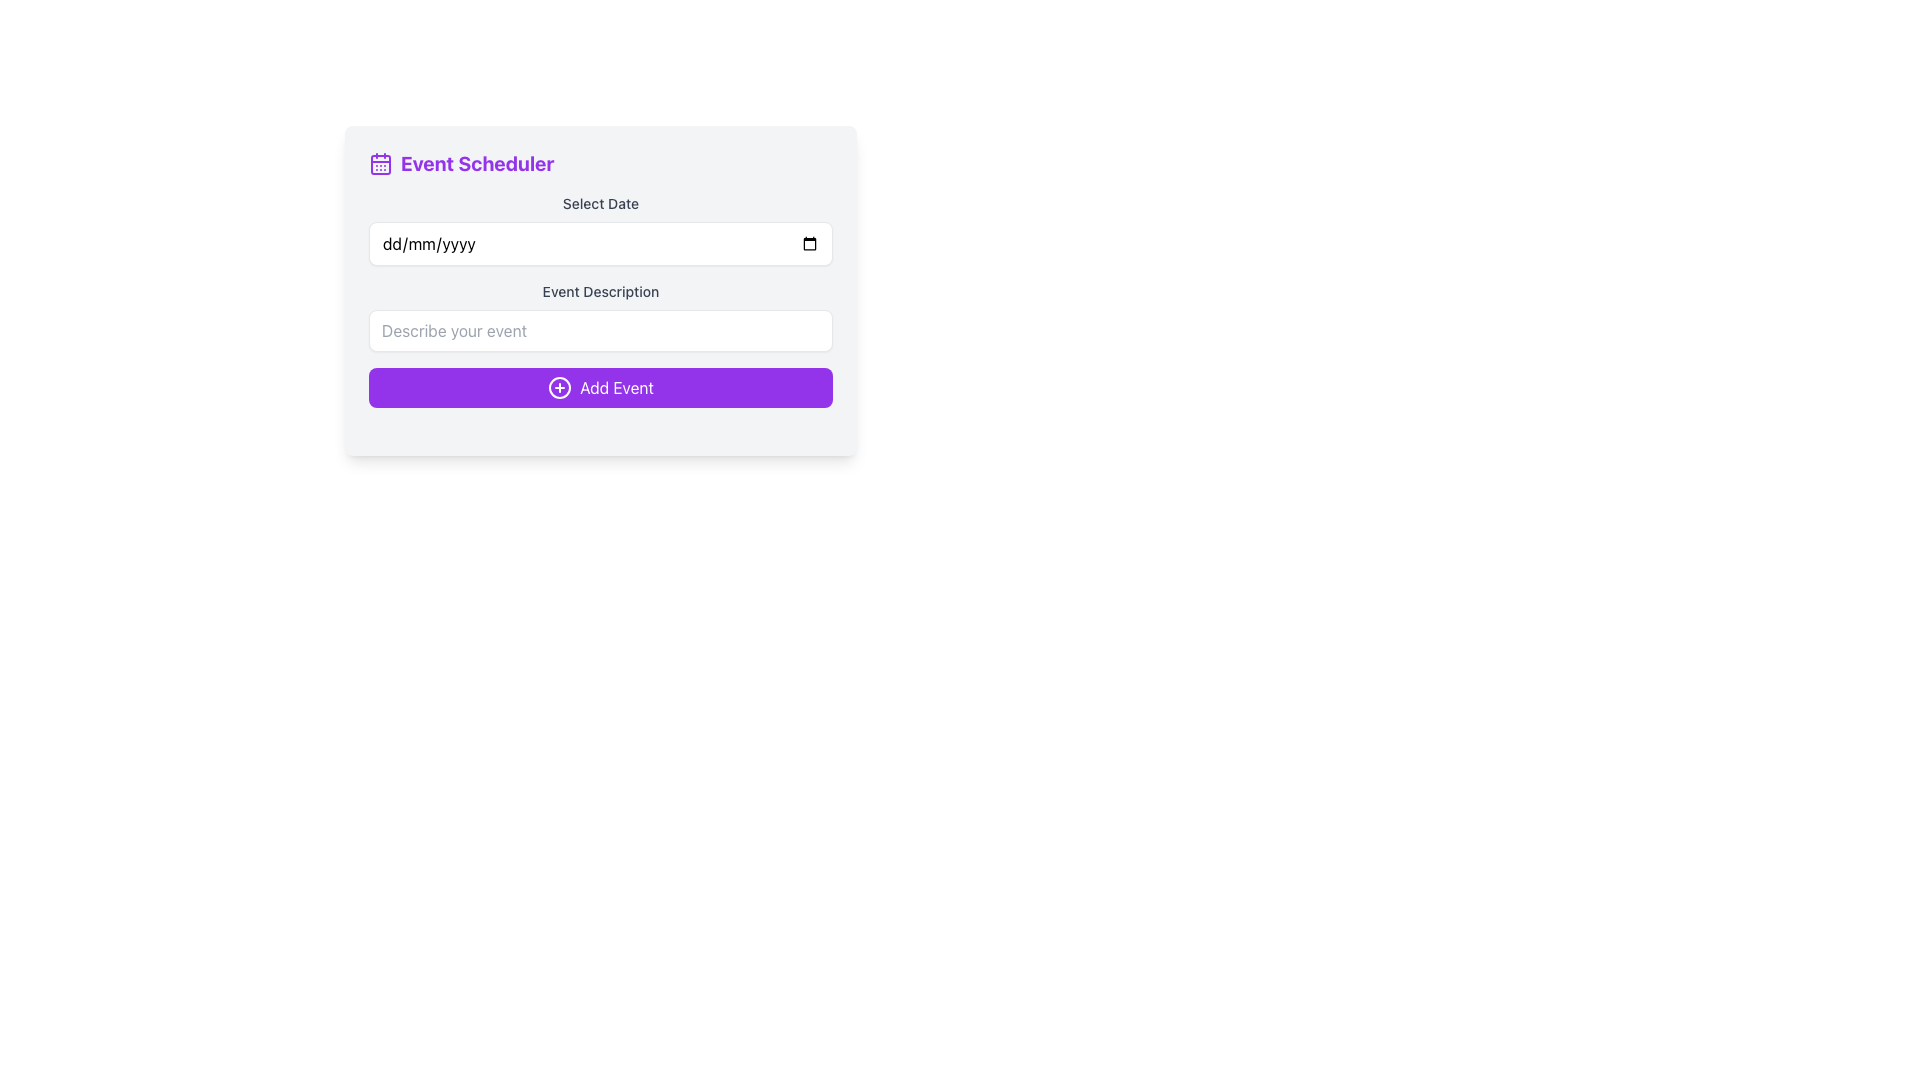 The image size is (1920, 1080). I want to click on the decorative iconographic circle that enhances the 'Add Event' button's visual appeal, located at the center of the button's graphical icon, so click(560, 388).